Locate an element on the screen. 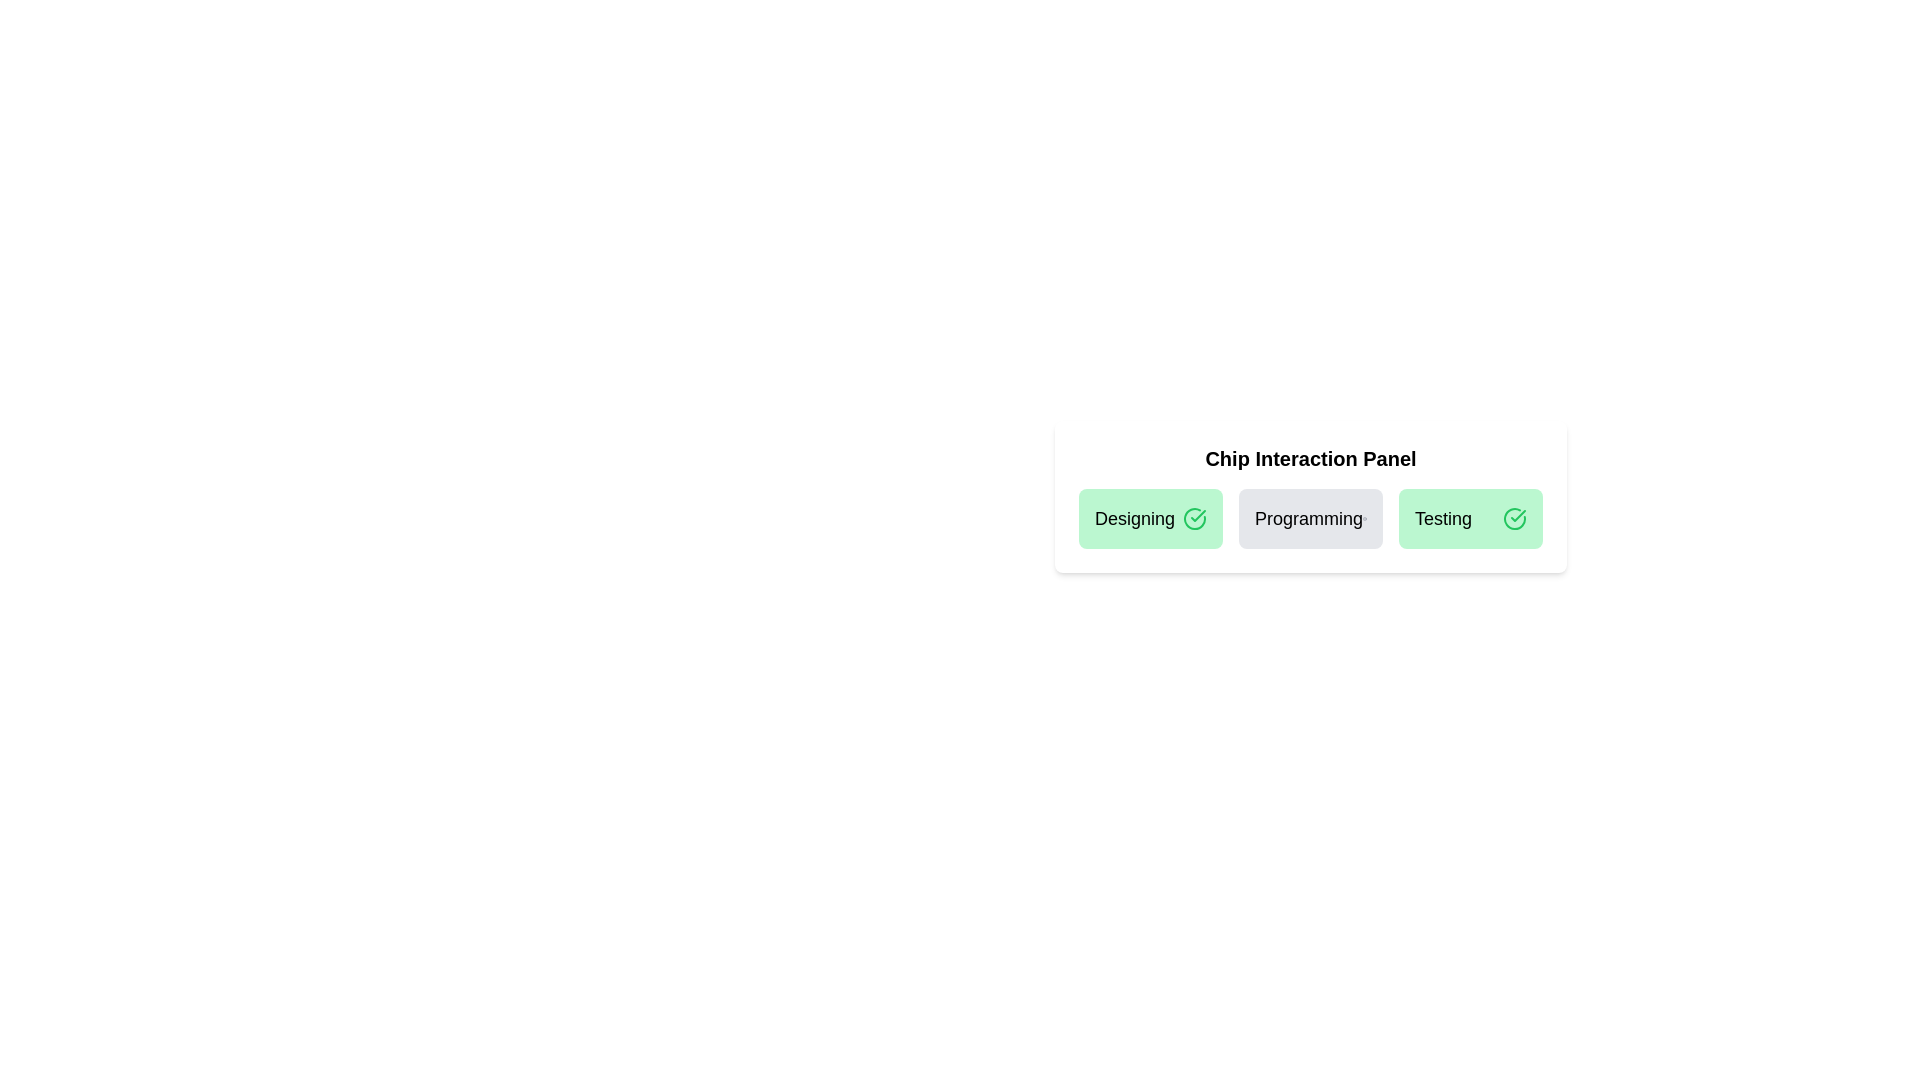 Image resolution: width=1920 pixels, height=1080 pixels. the chip labeled Programming is located at coordinates (1310, 518).